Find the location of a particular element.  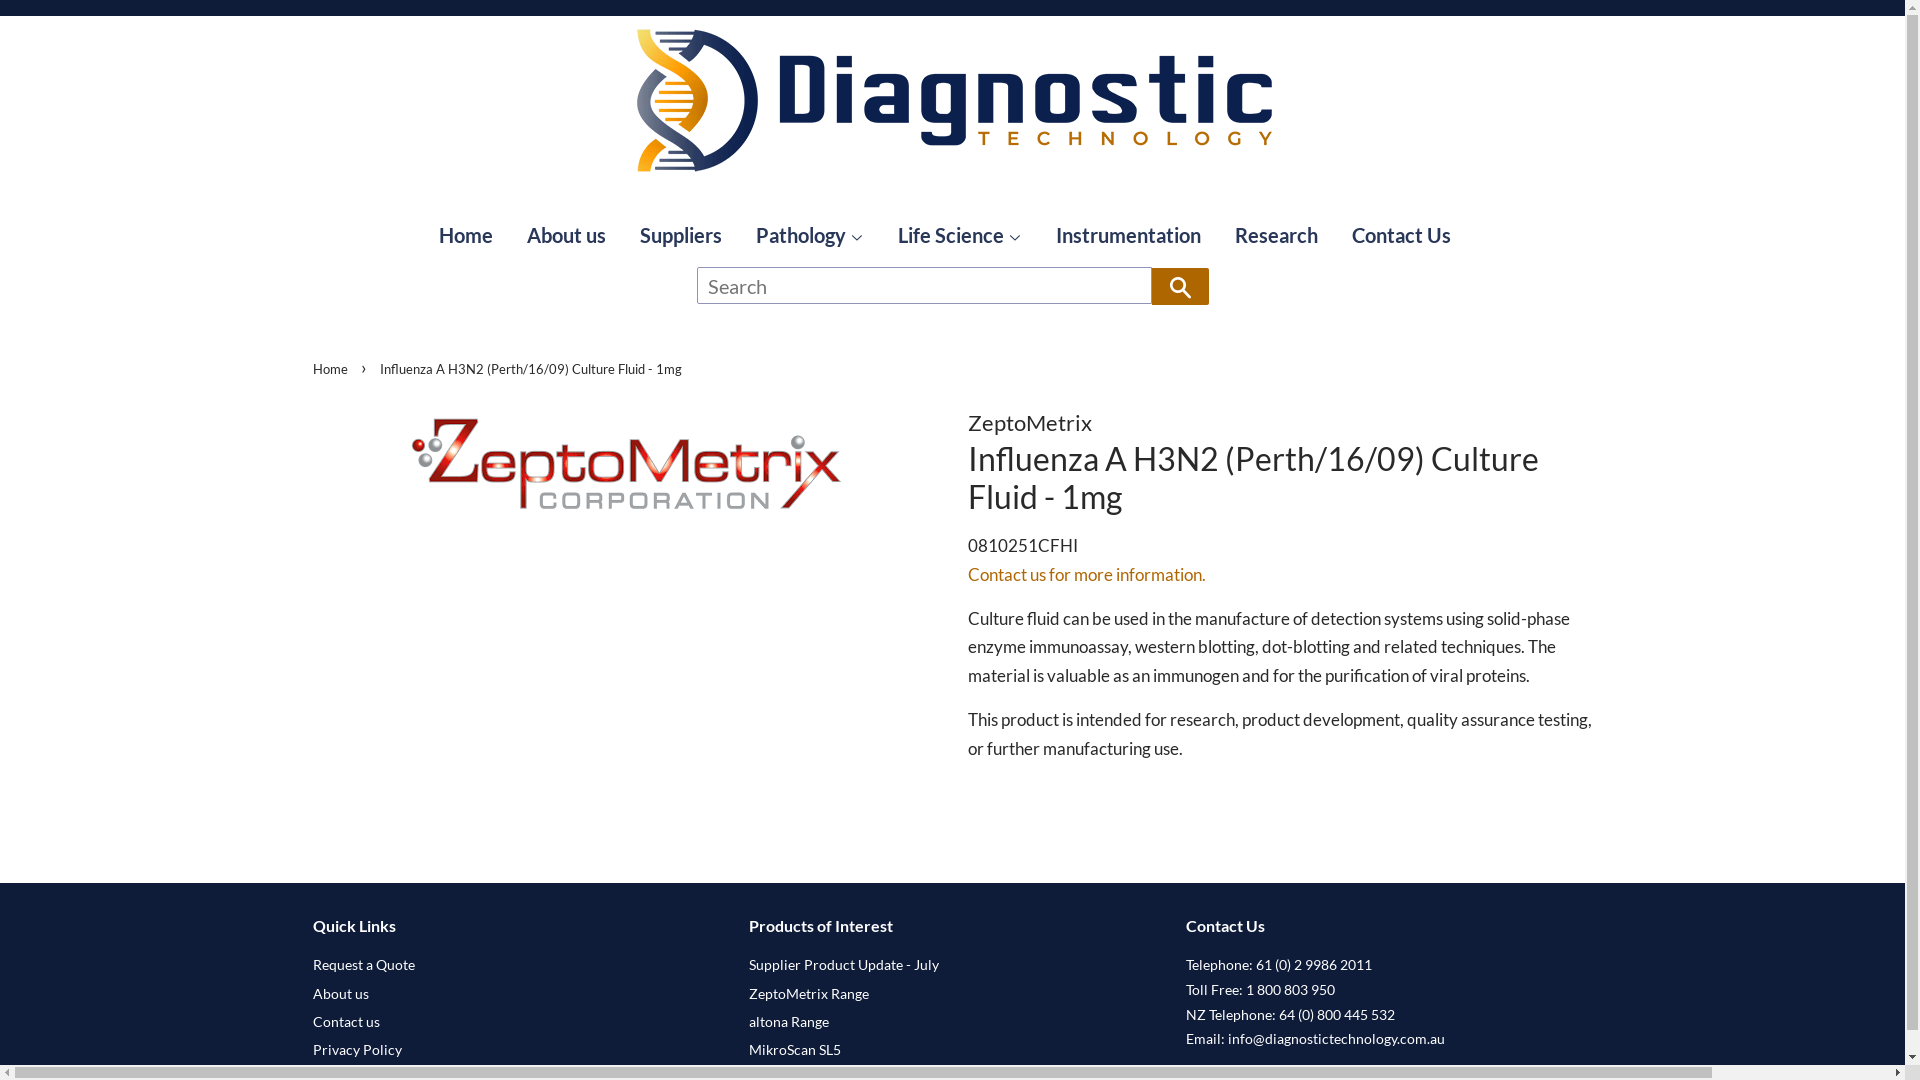

'Research' is located at coordinates (1275, 234).